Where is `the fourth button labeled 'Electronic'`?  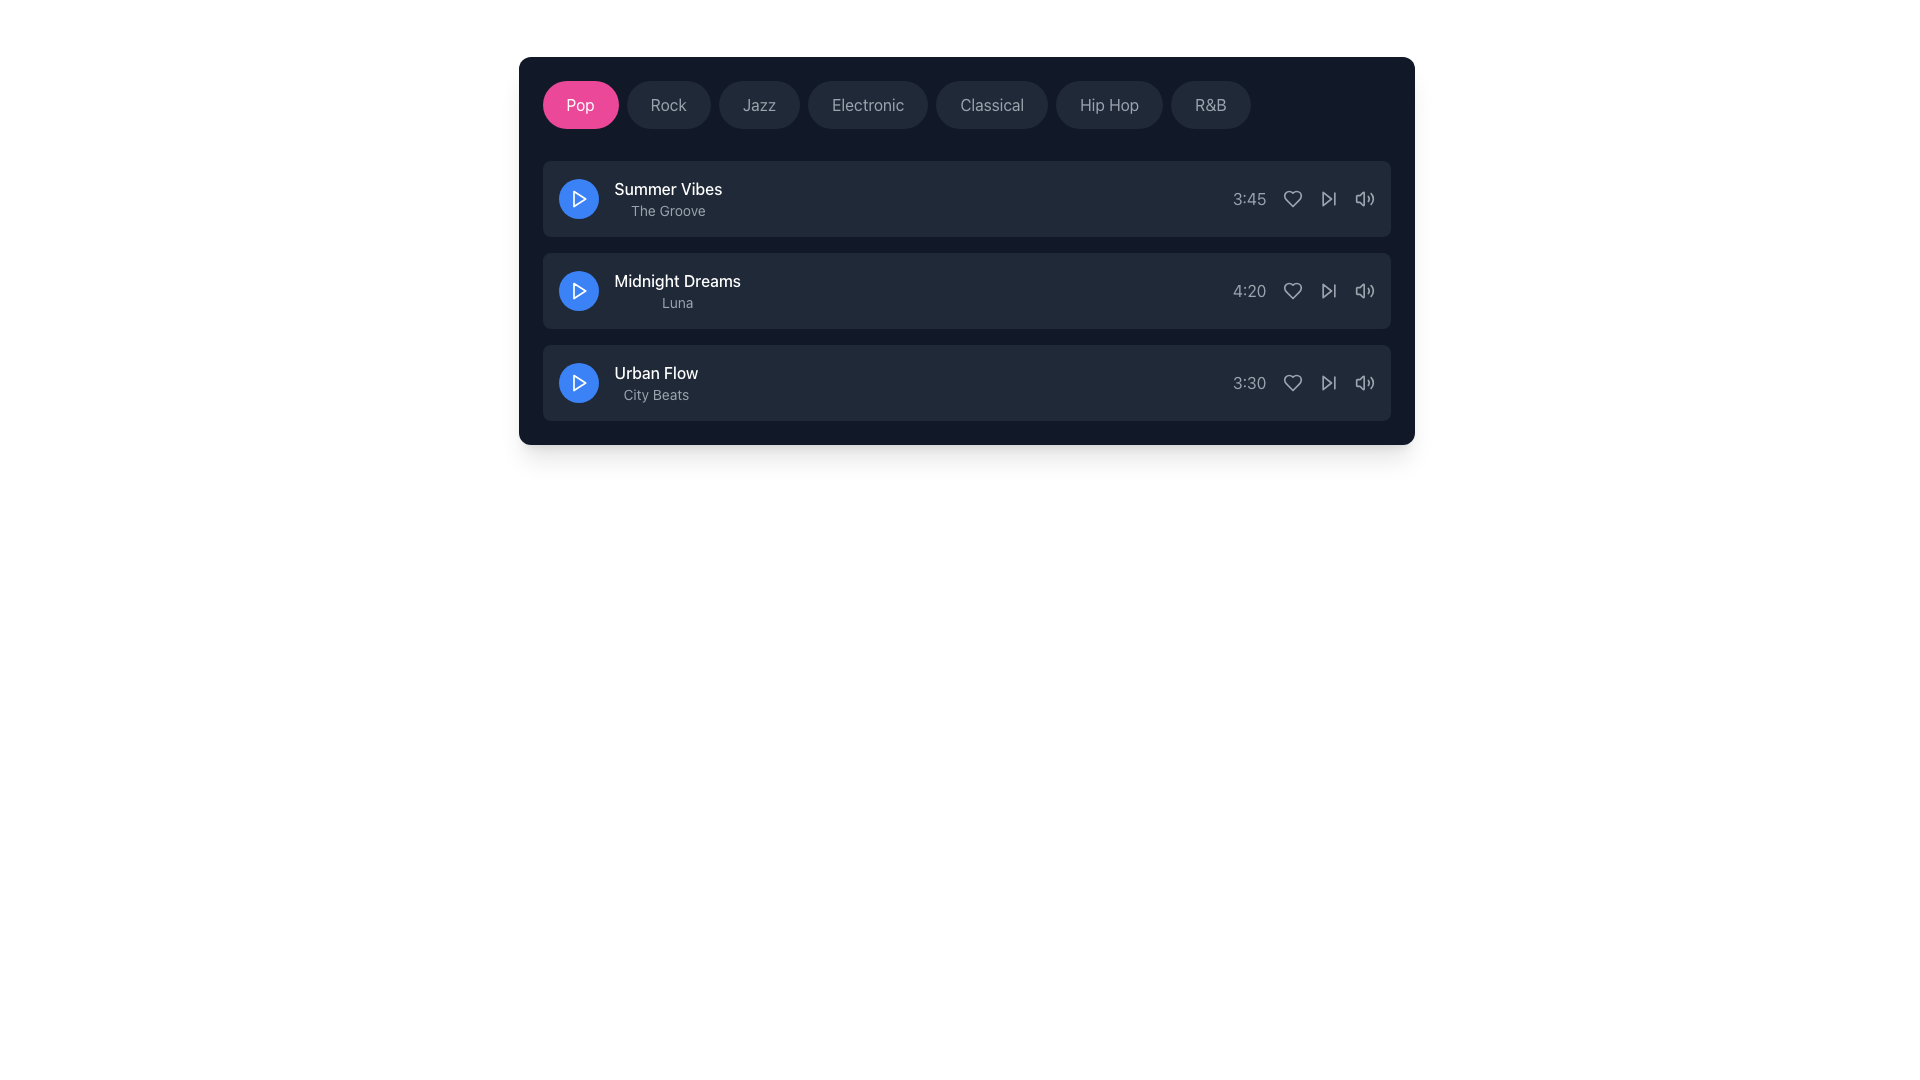
the fourth button labeled 'Electronic' is located at coordinates (868, 104).